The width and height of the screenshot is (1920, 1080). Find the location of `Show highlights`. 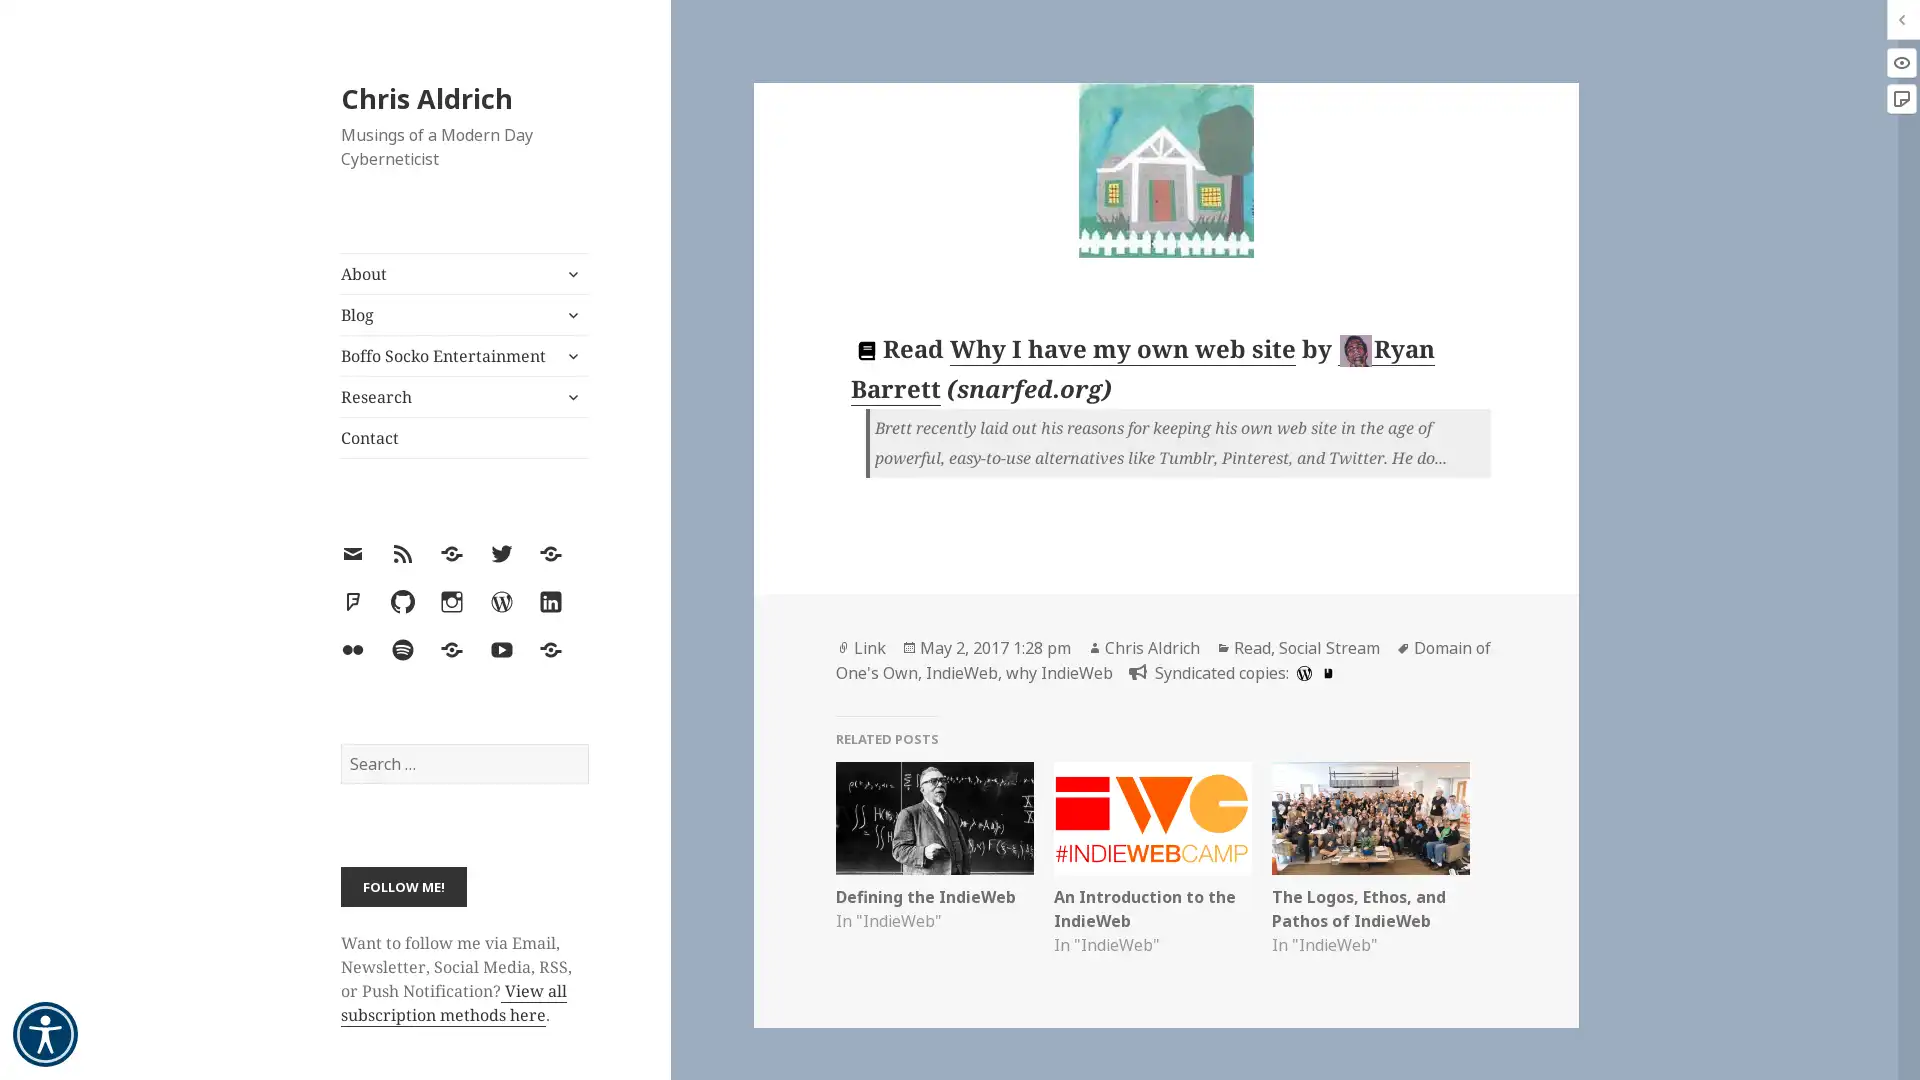

Show highlights is located at coordinates (1900, 61).